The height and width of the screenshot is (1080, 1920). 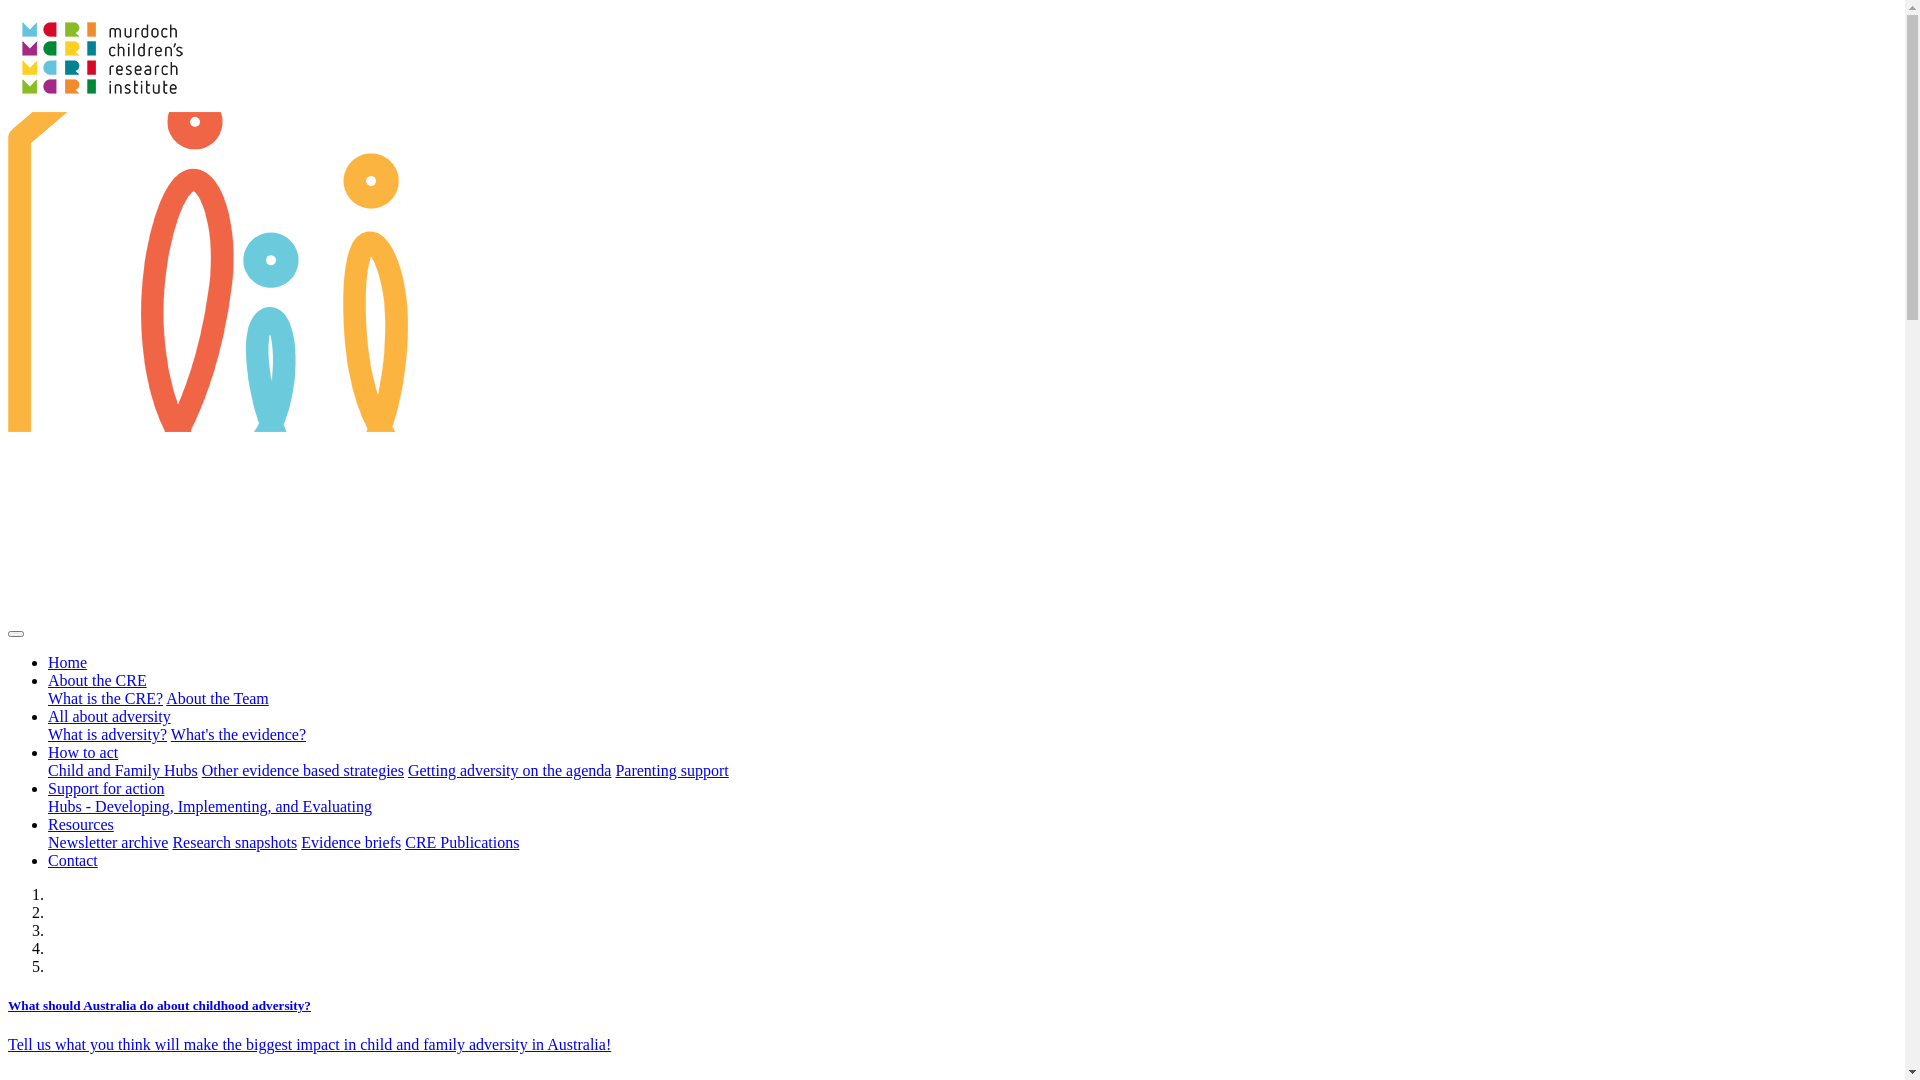 I want to click on 'Research snapshots', so click(x=234, y=842).